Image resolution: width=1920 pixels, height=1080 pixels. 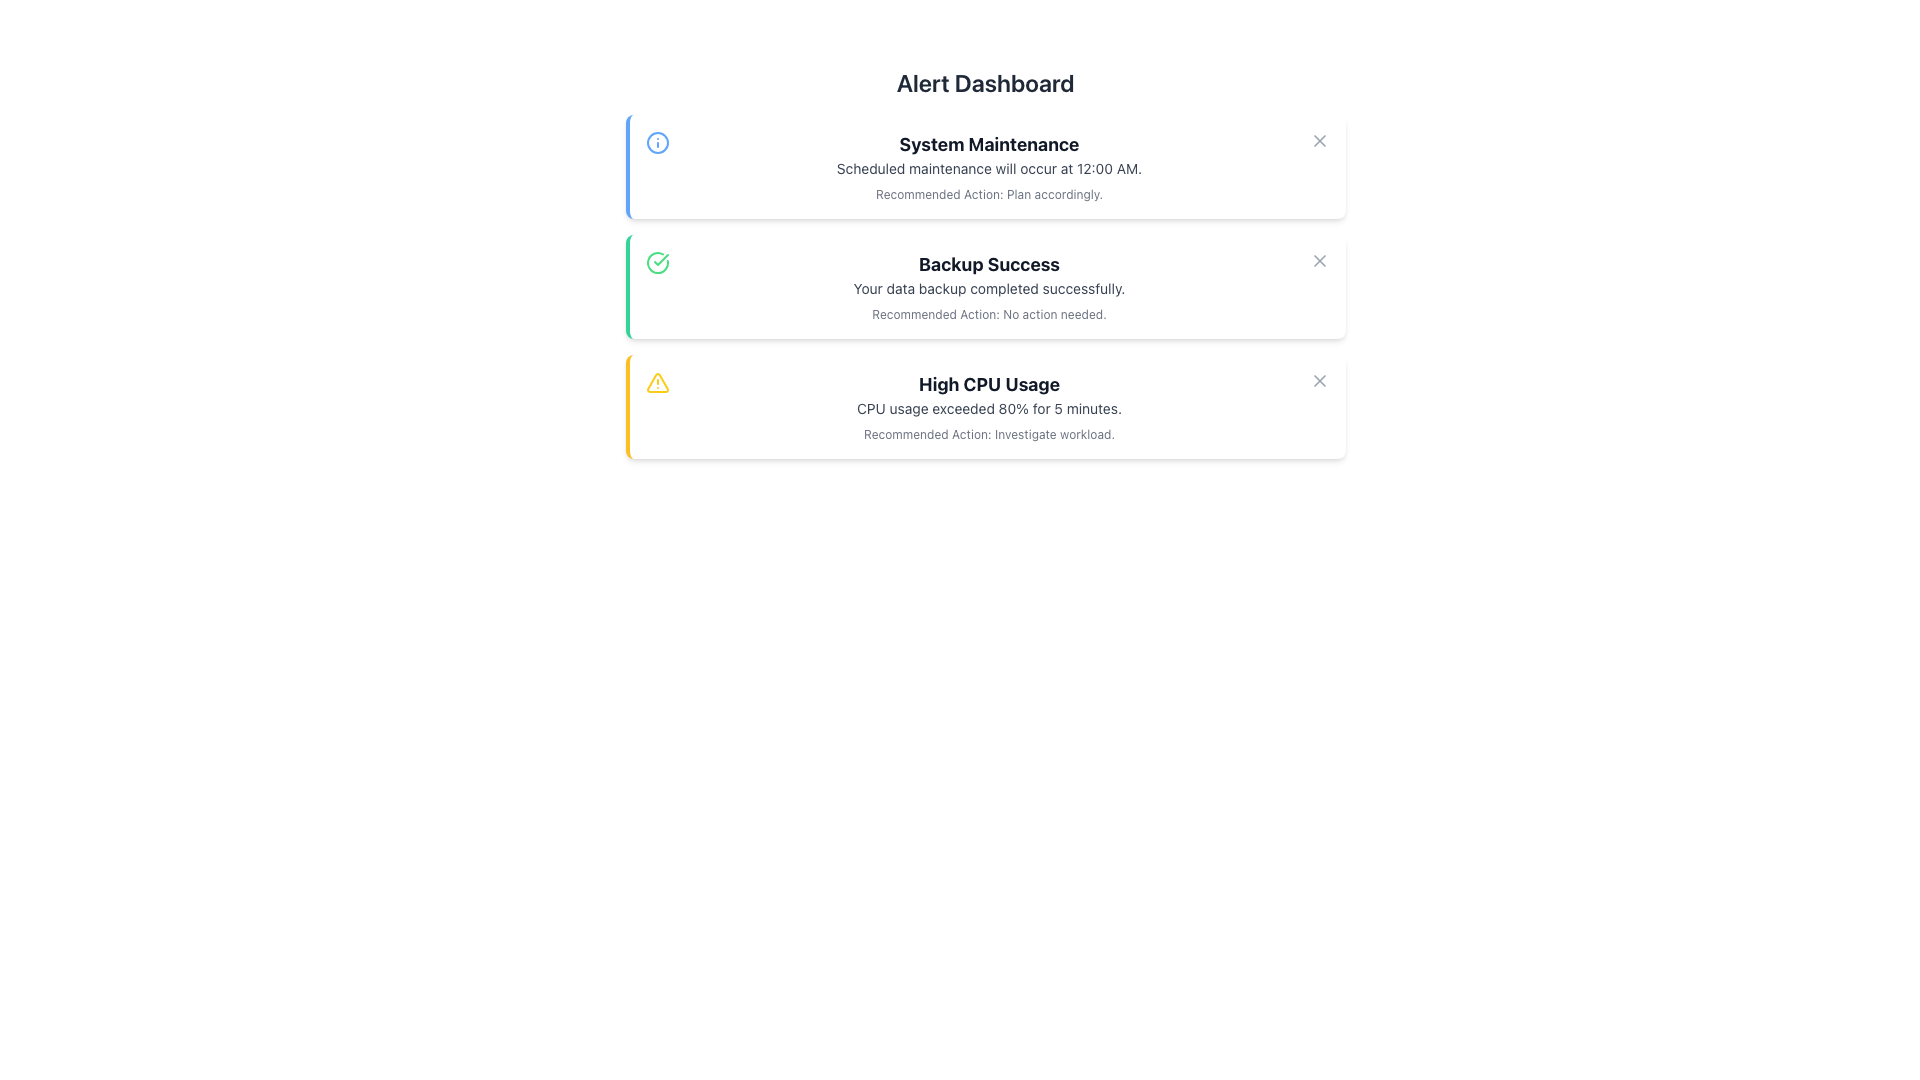 What do you see at coordinates (989, 406) in the screenshot?
I see `alert information from the 'High CPU Usage' notification card, which is the third card in the vertical stack and has a white background with a yellow left border` at bounding box center [989, 406].